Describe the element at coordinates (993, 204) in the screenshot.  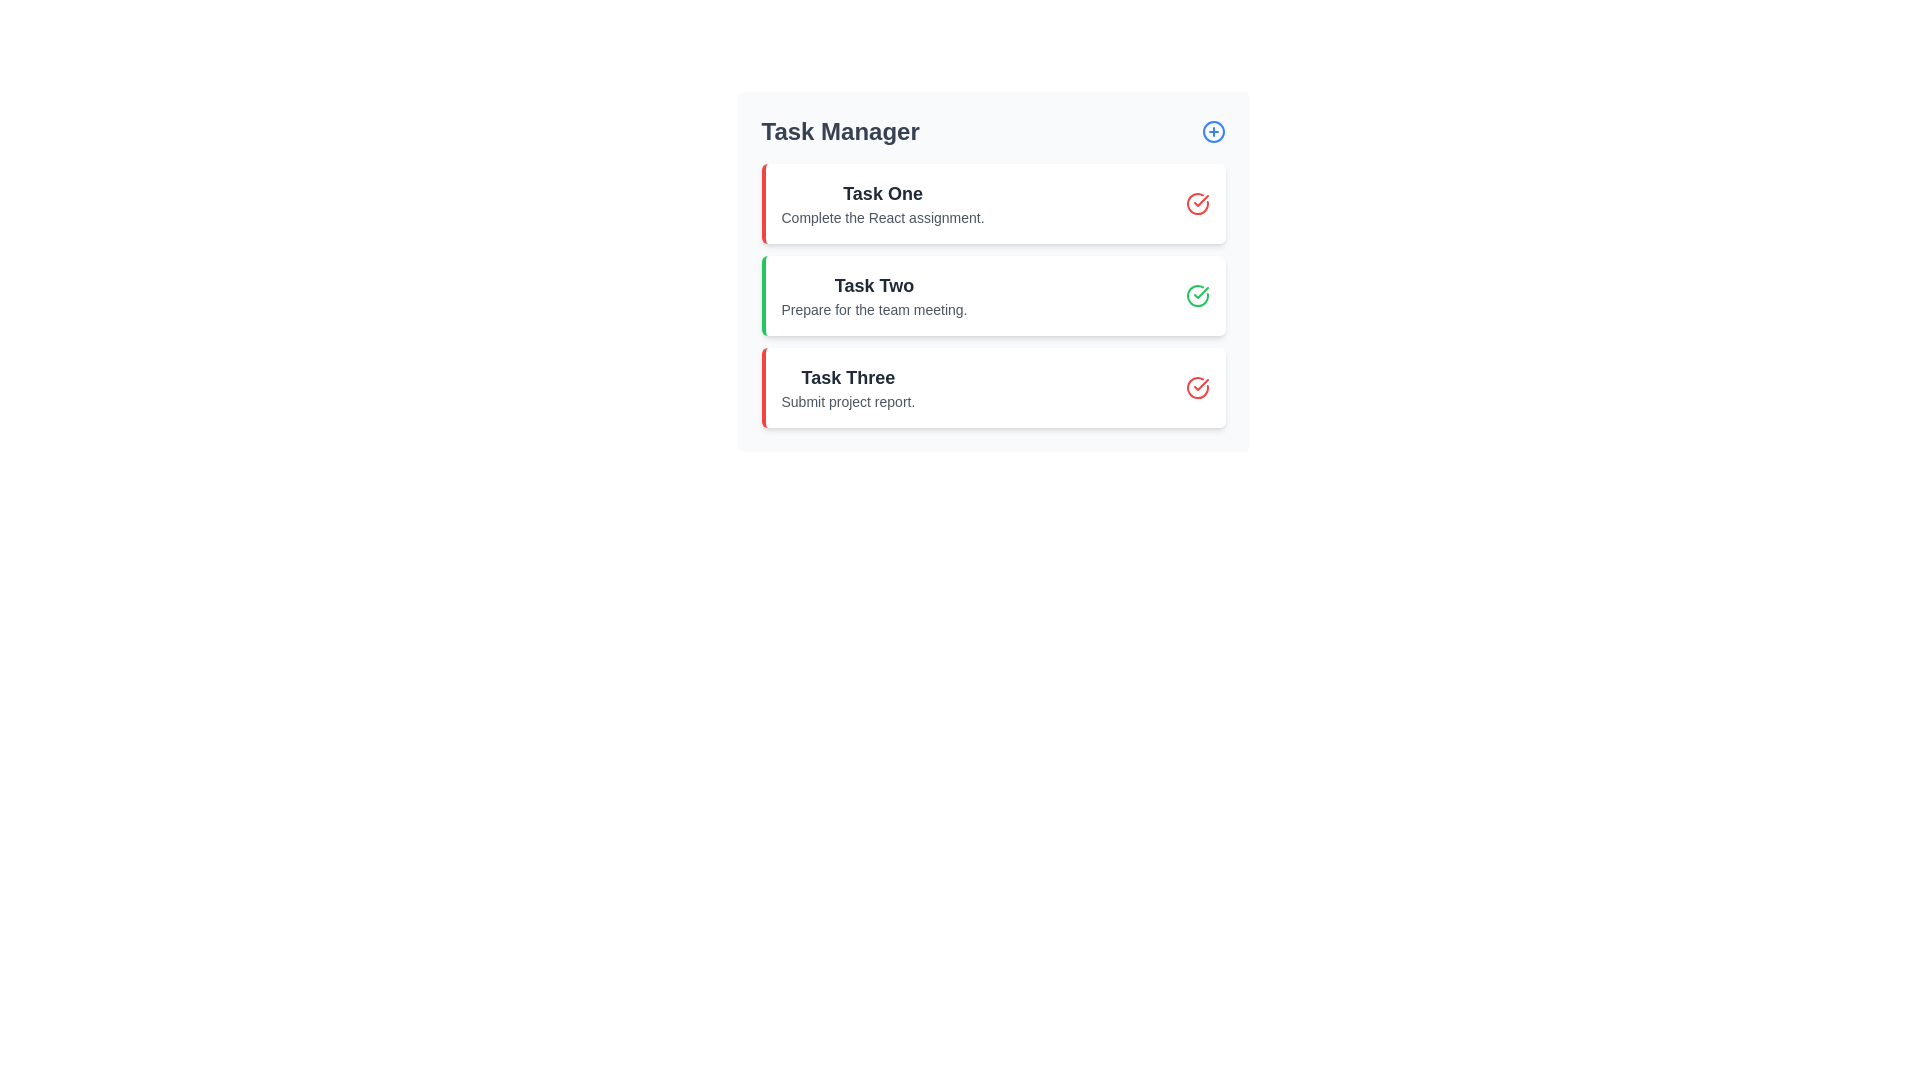
I see `the 'Task One' card that represents the task 'Complete the React assignment'` at that location.